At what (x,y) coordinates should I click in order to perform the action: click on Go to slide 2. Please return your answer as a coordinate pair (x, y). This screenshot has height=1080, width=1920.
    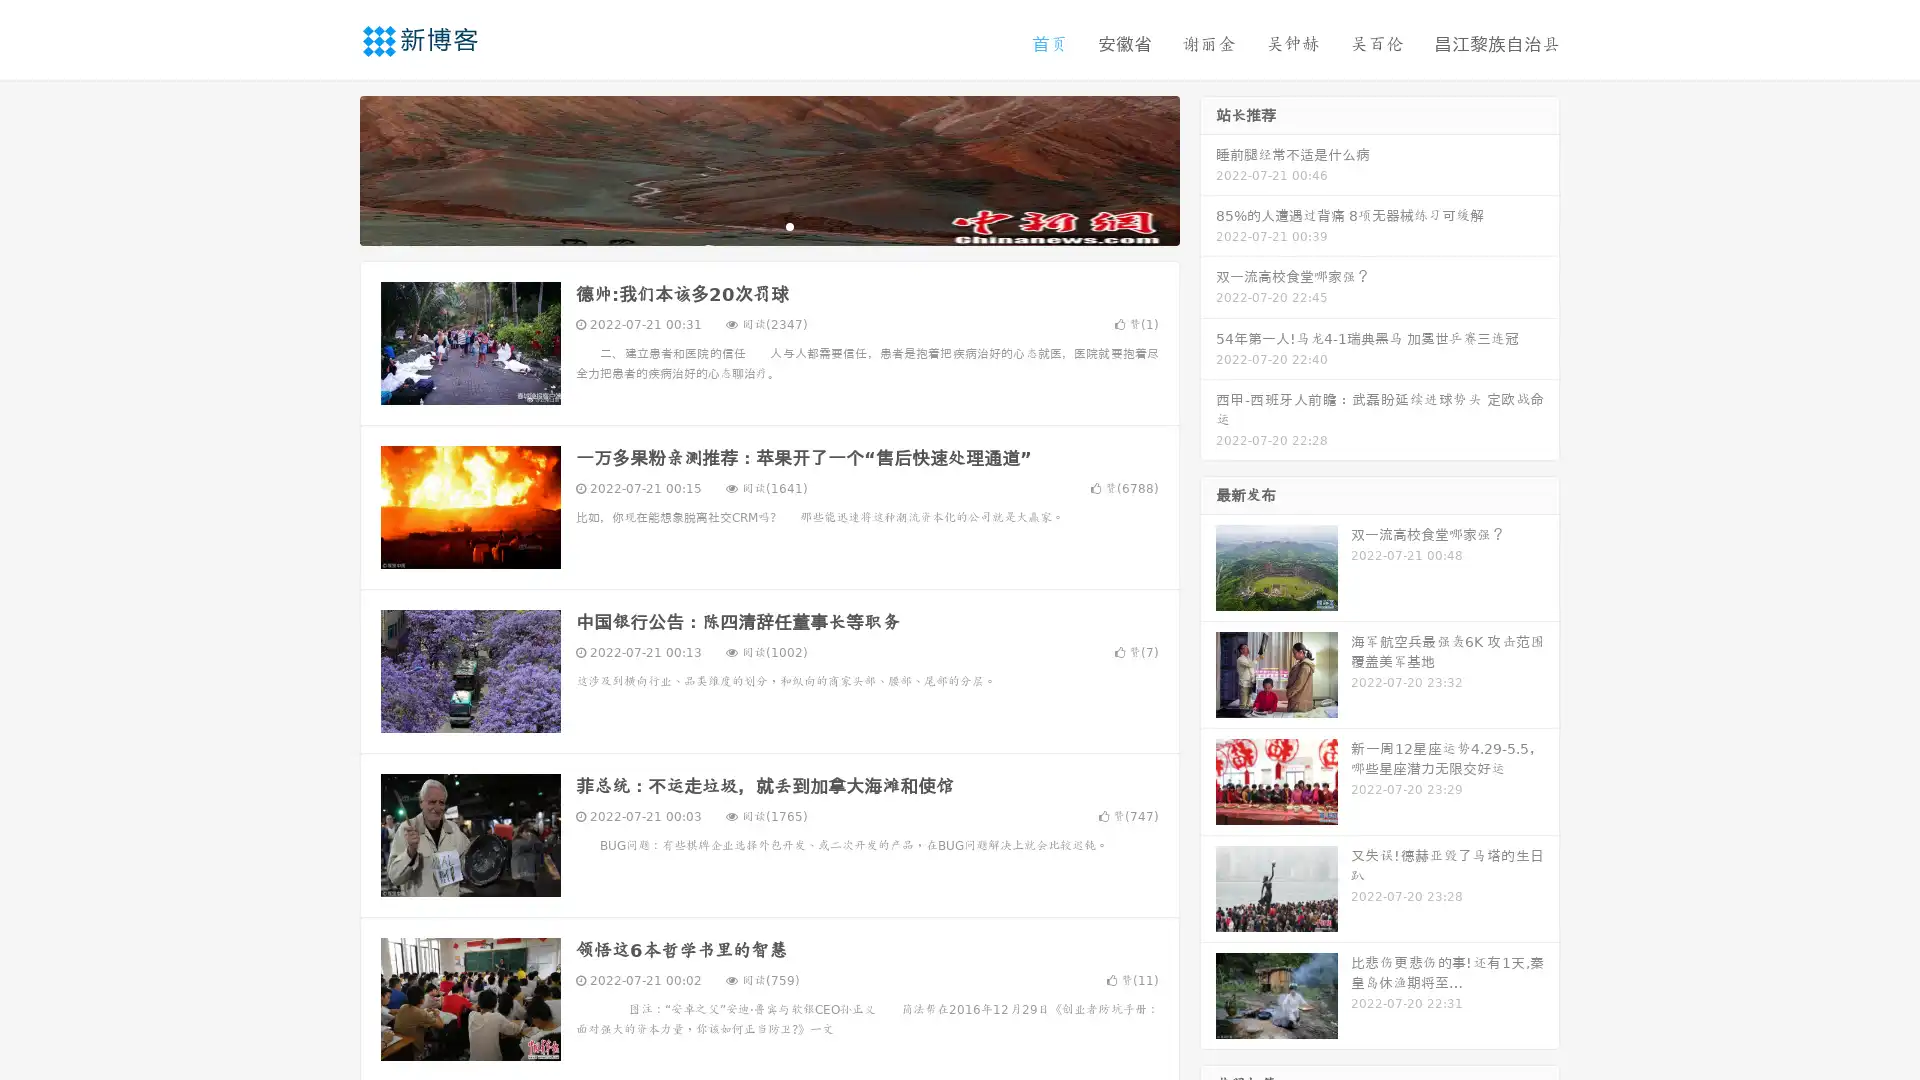
    Looking at the image, I should click on (768, 225).